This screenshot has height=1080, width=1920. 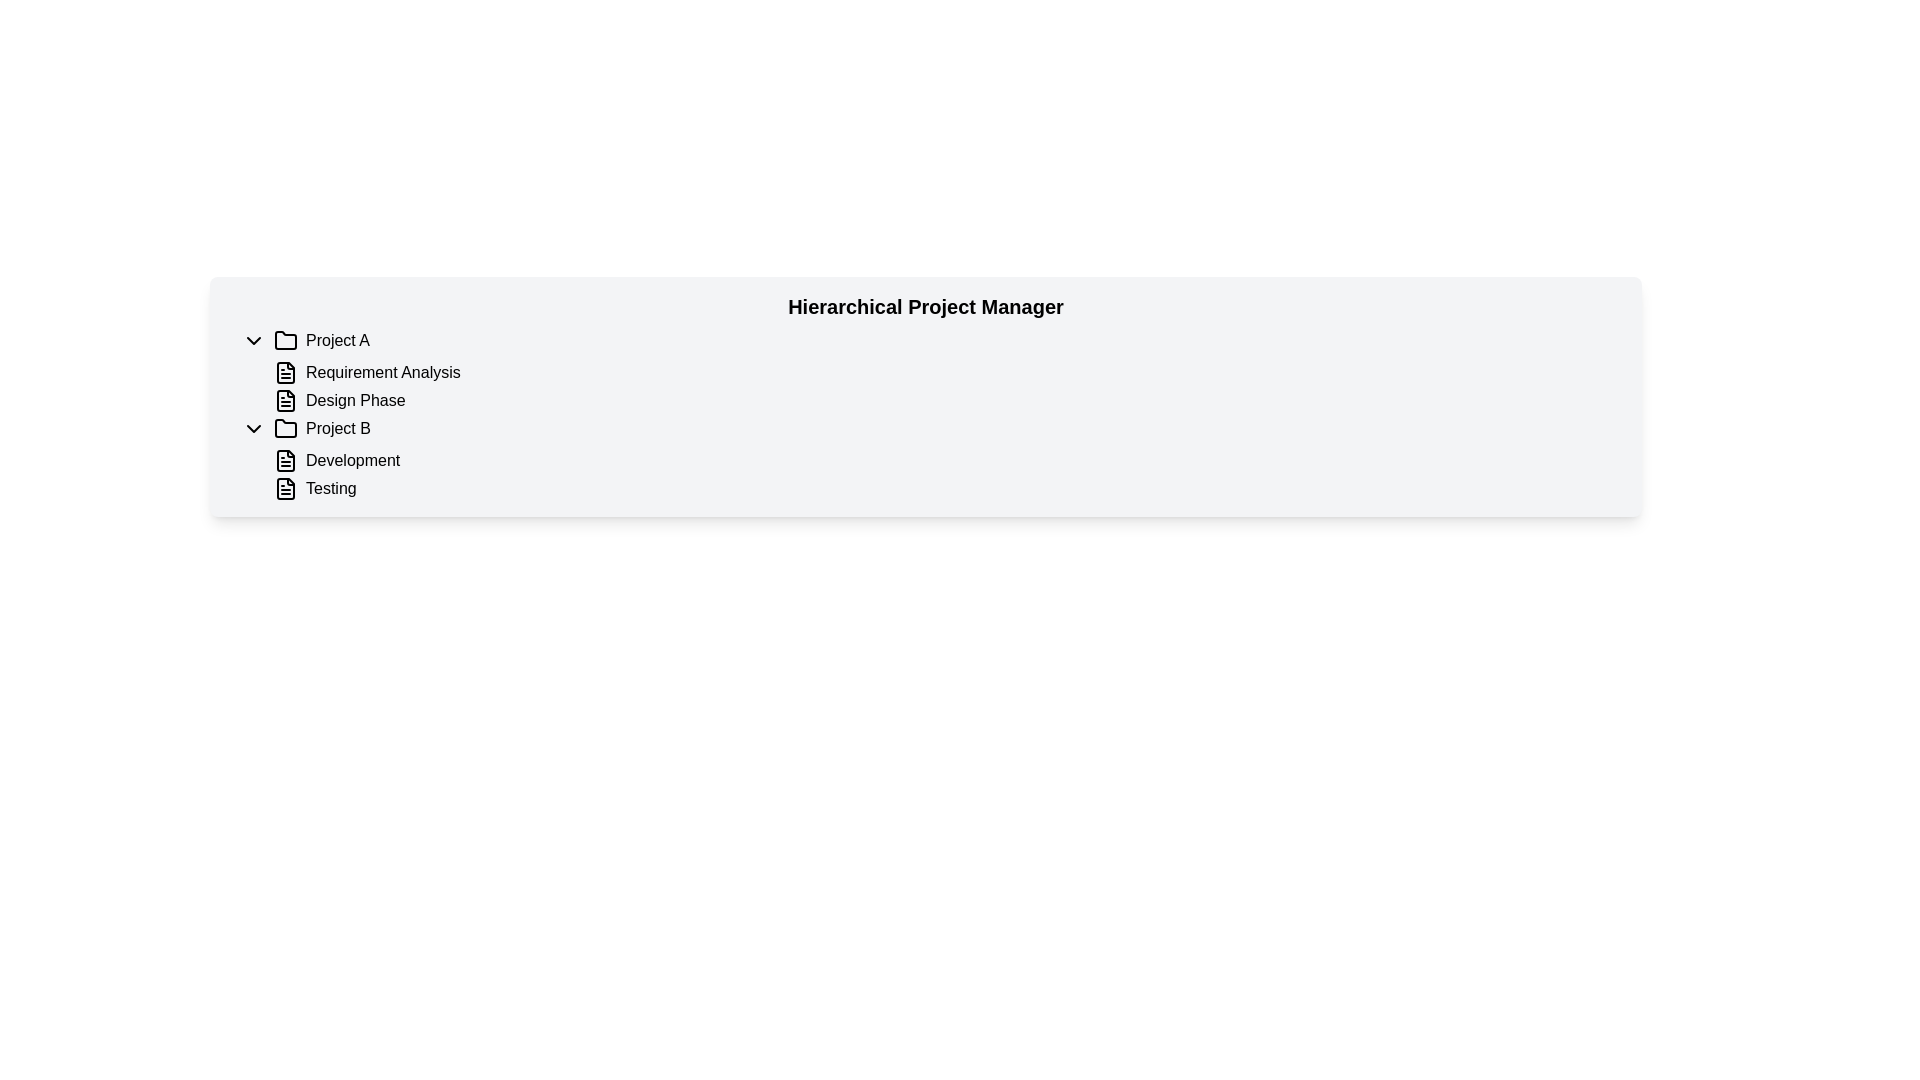 What do you see at coordinates (285, 373) in the screenshot?
I see `the document icon associated with the 'Requirement Analysis' item, which is located to the left of the 'Requirement Analysis' text in the layout under 'Project A'` at bounding box center [285, 373].